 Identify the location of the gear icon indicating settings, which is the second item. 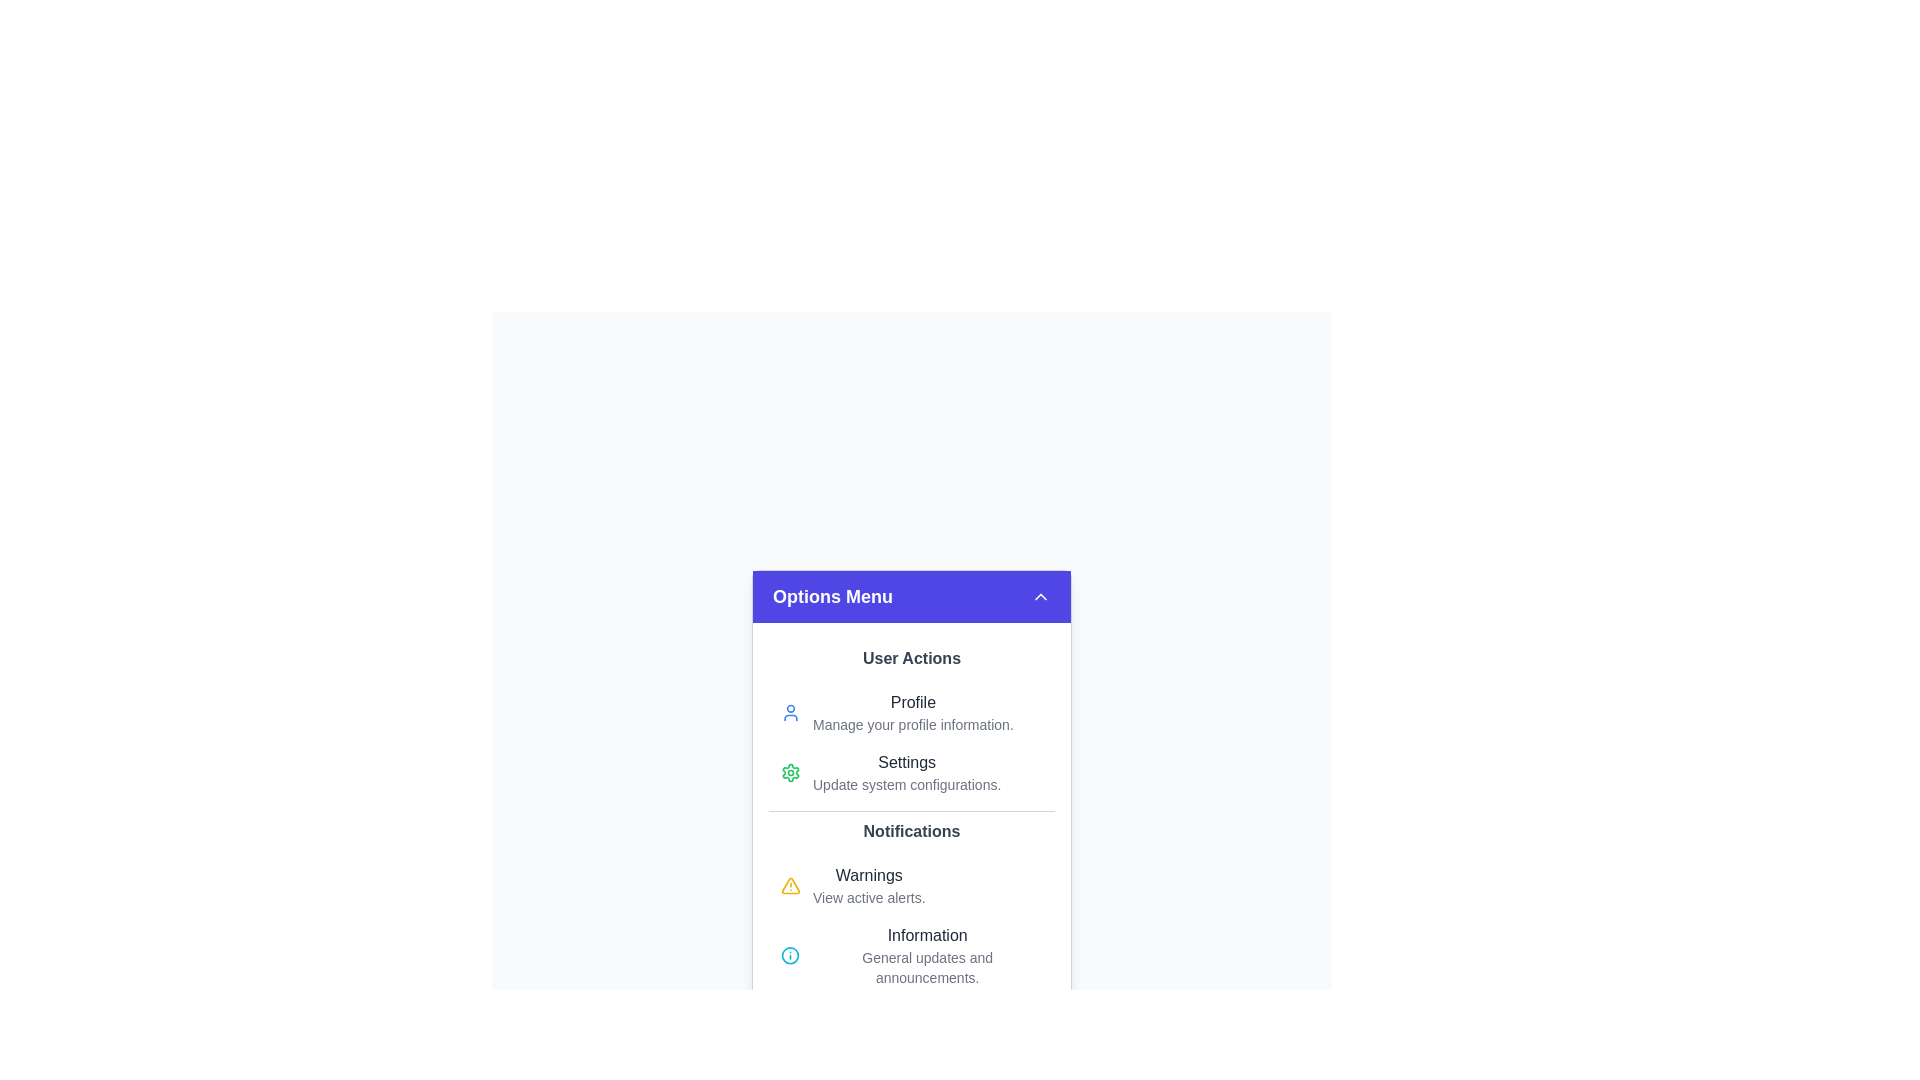
(790, 771).